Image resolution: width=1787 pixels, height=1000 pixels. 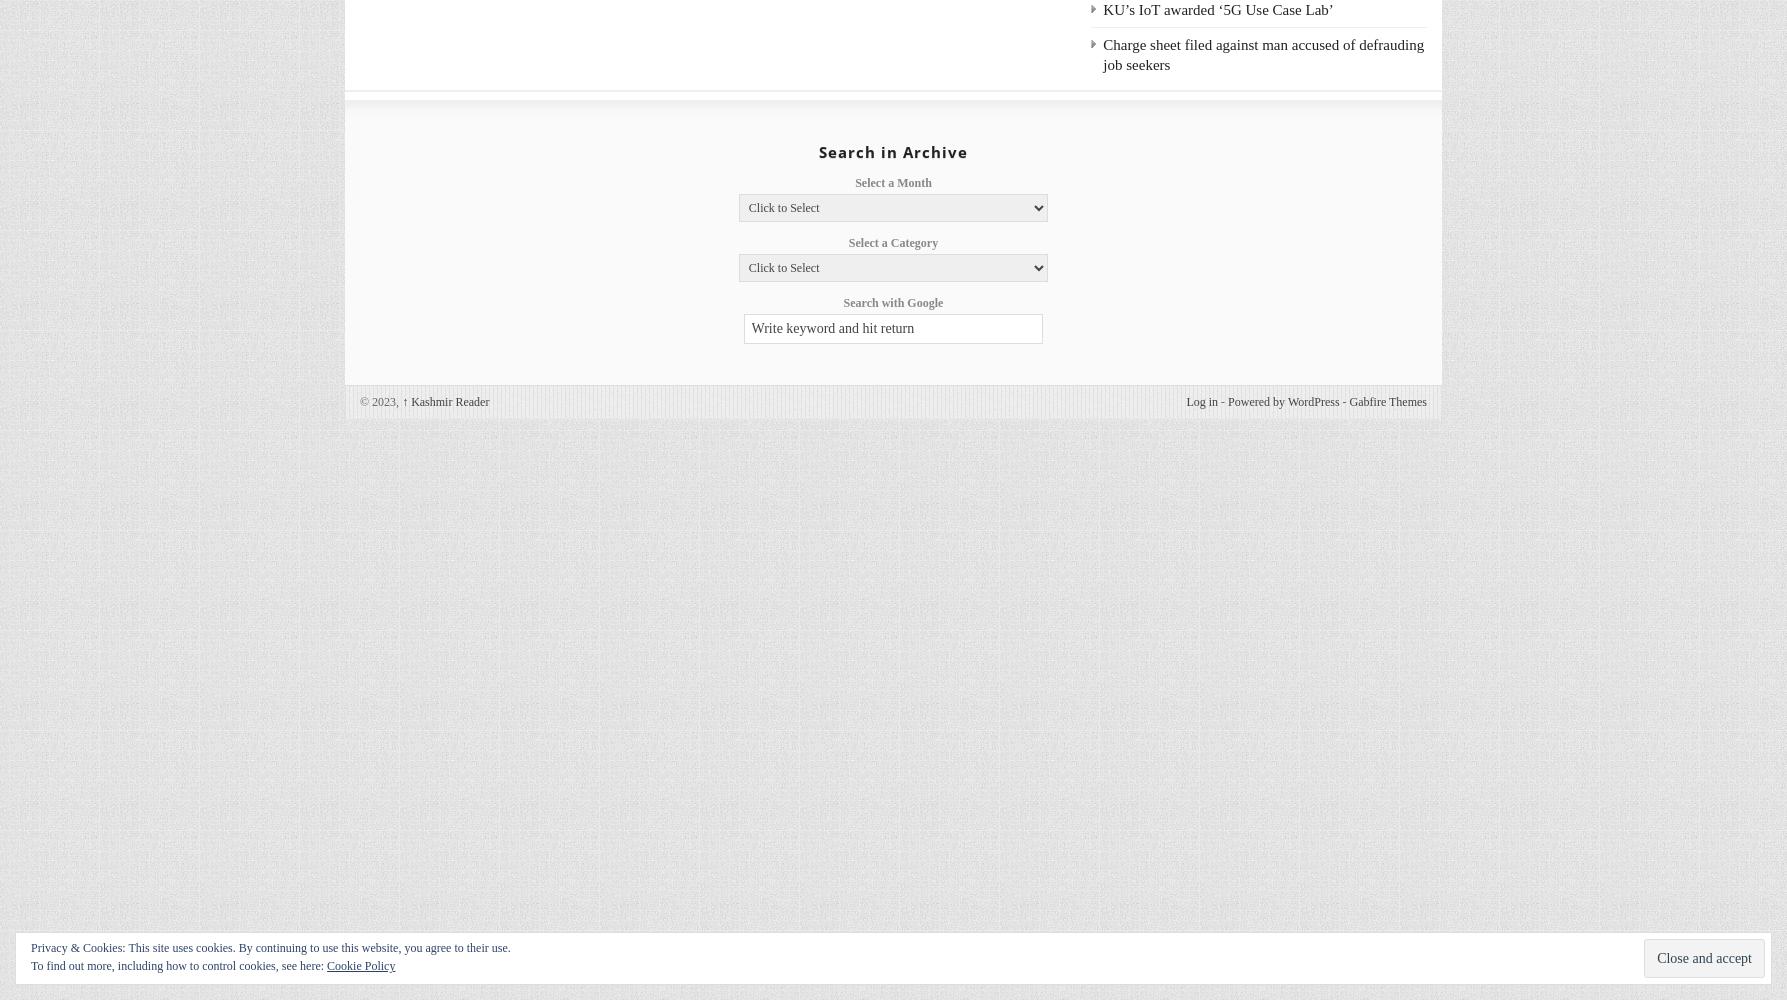 I want to click on 'Cookie Policy', so click(x=360, y=965).